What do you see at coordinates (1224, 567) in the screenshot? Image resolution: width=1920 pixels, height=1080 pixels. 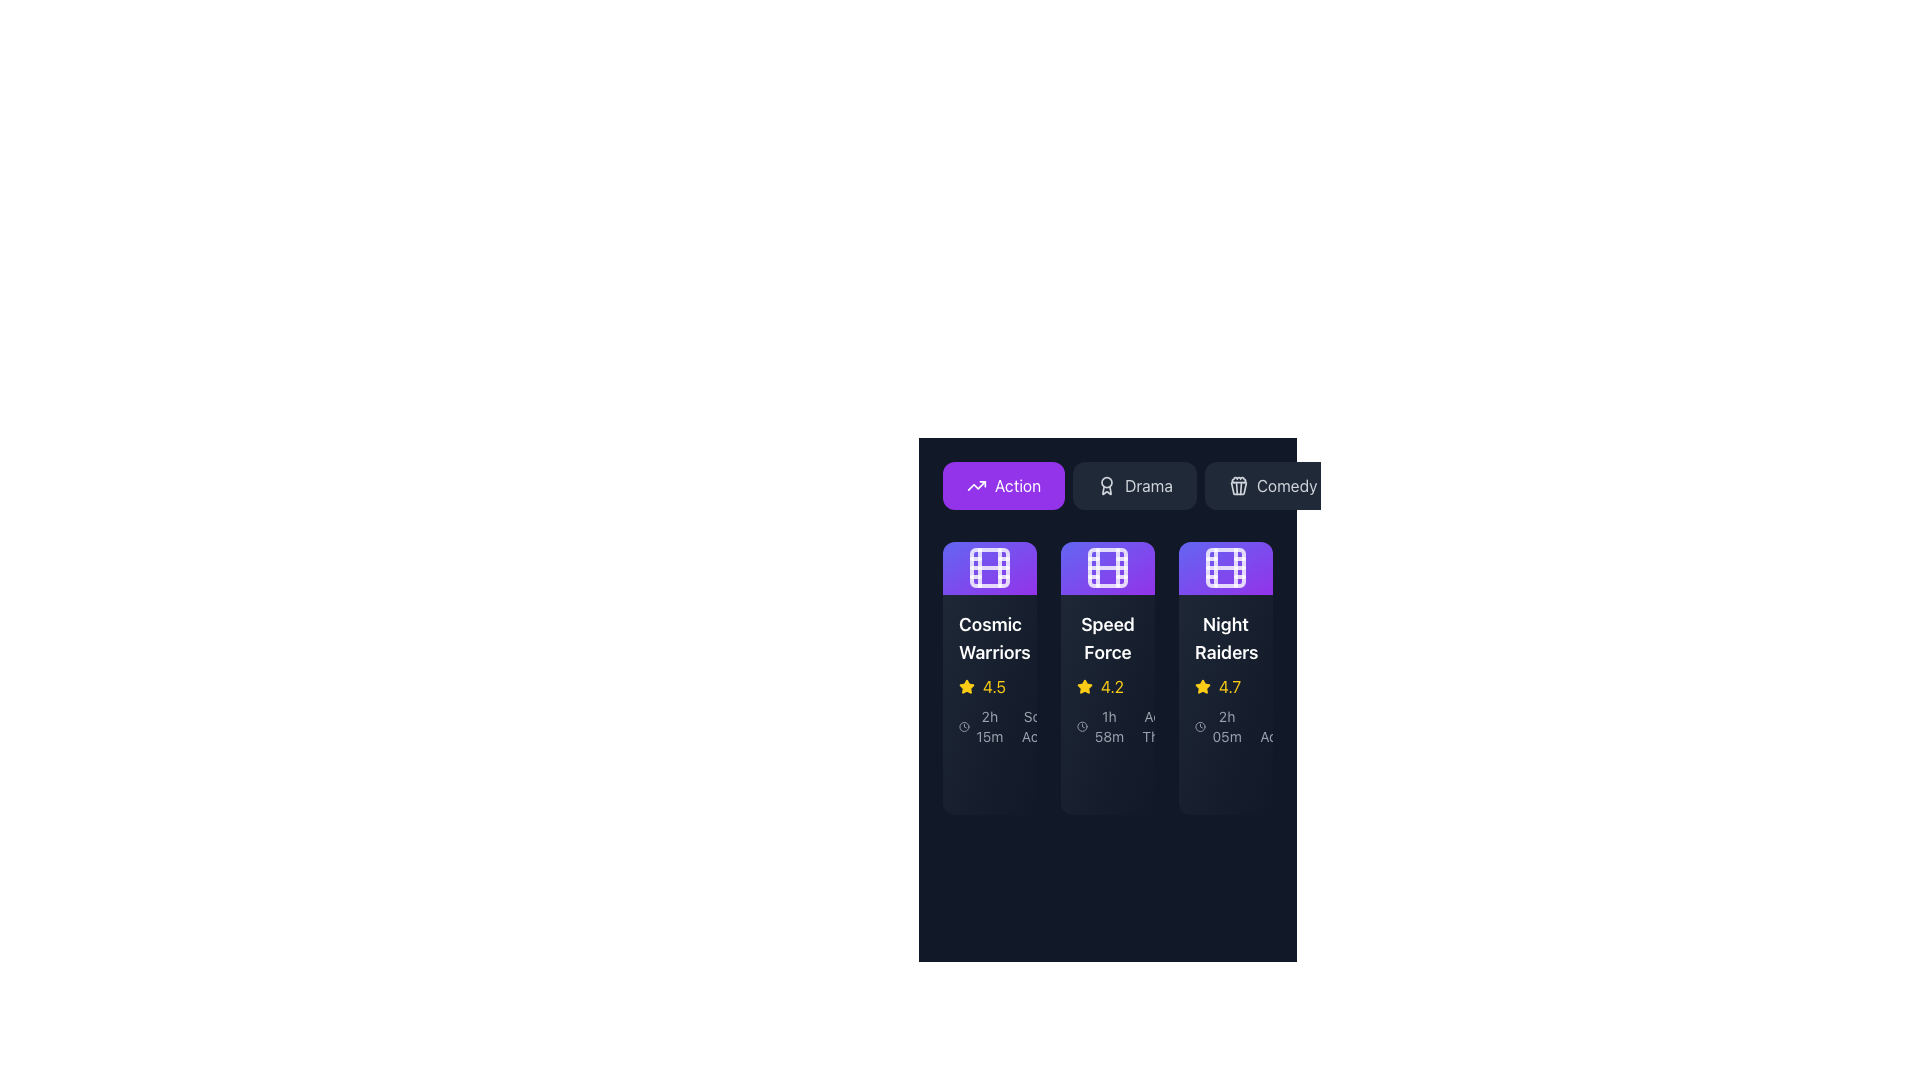 I see `the visual style of the film reel icon centered in the card labeled 'Night Raiders', which is the third card from the left in a row of movie options` at bounding box center [1224, 567].